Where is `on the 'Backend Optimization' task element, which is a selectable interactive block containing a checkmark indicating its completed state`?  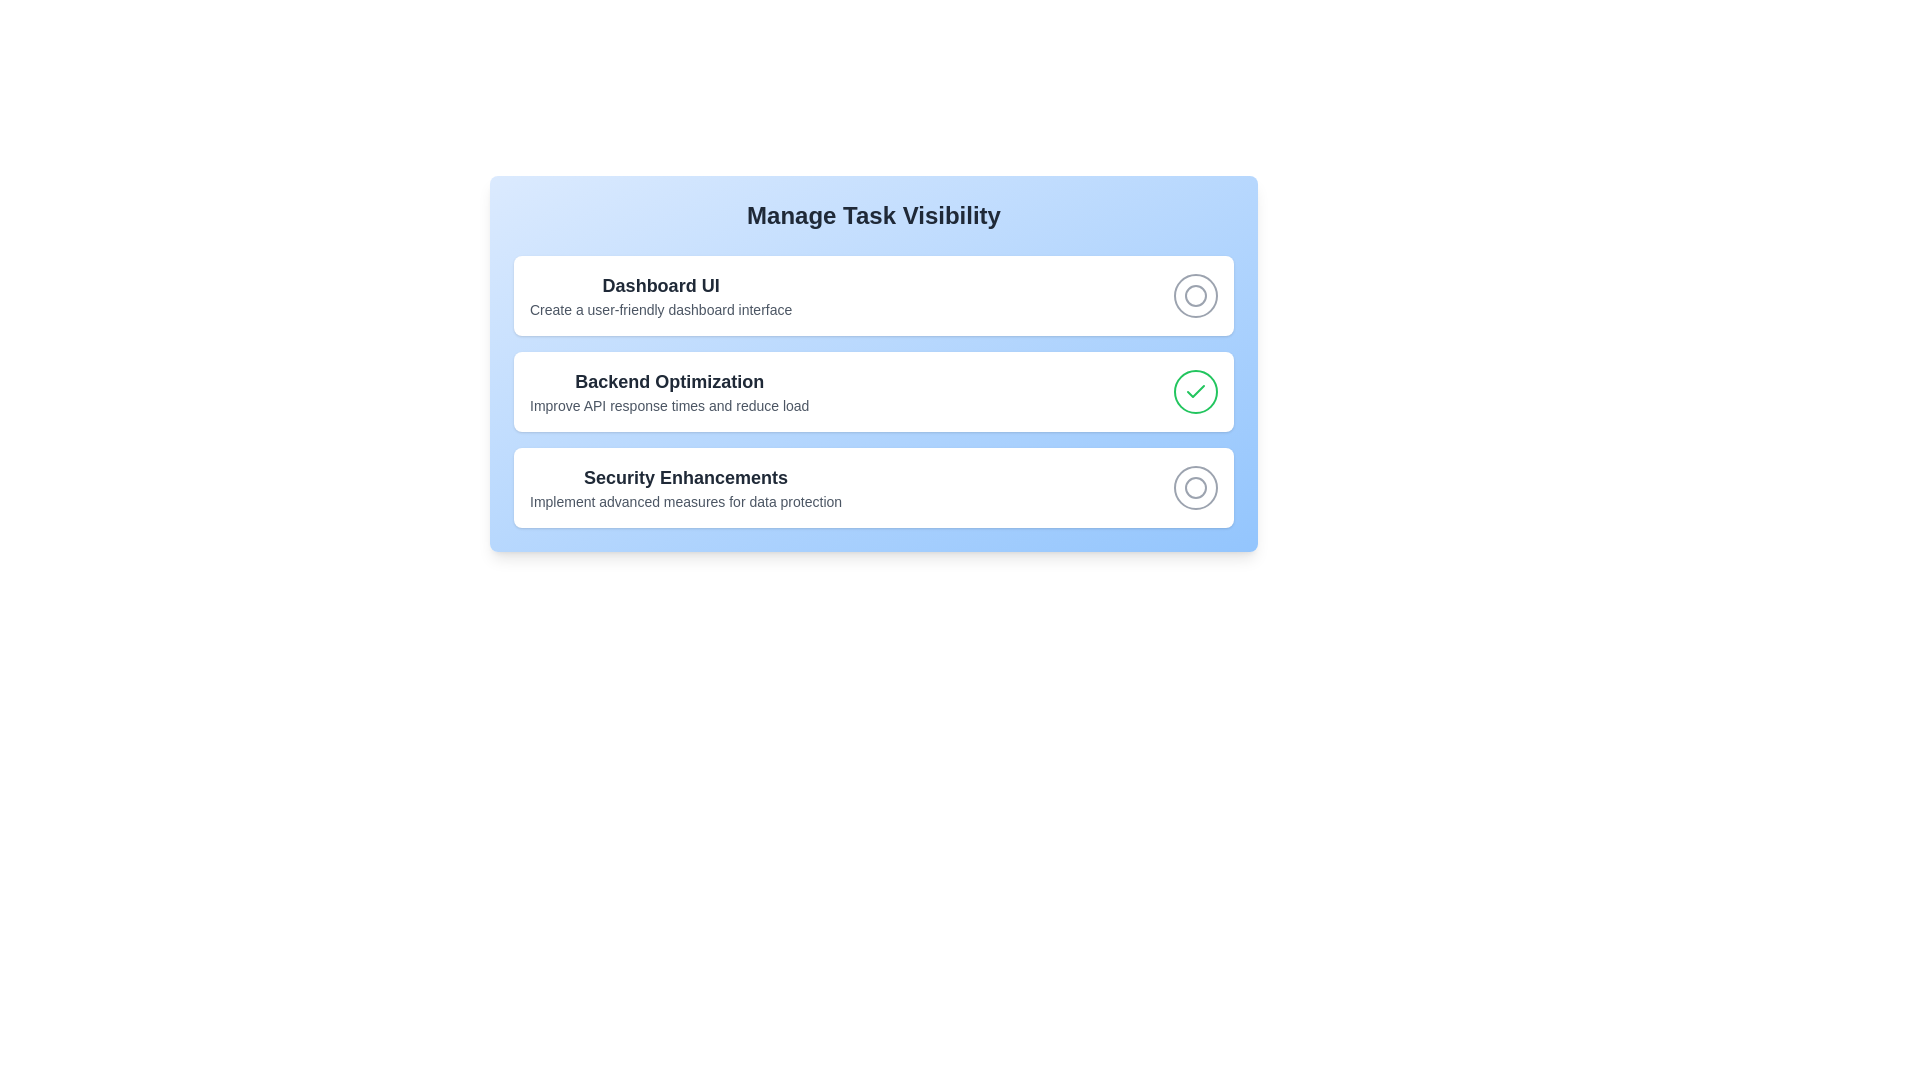 on the 'Backend Optimization' task element, which is a selectable interactive block containing a checkmark indicating its completed state is located at coordinates (873, 392).